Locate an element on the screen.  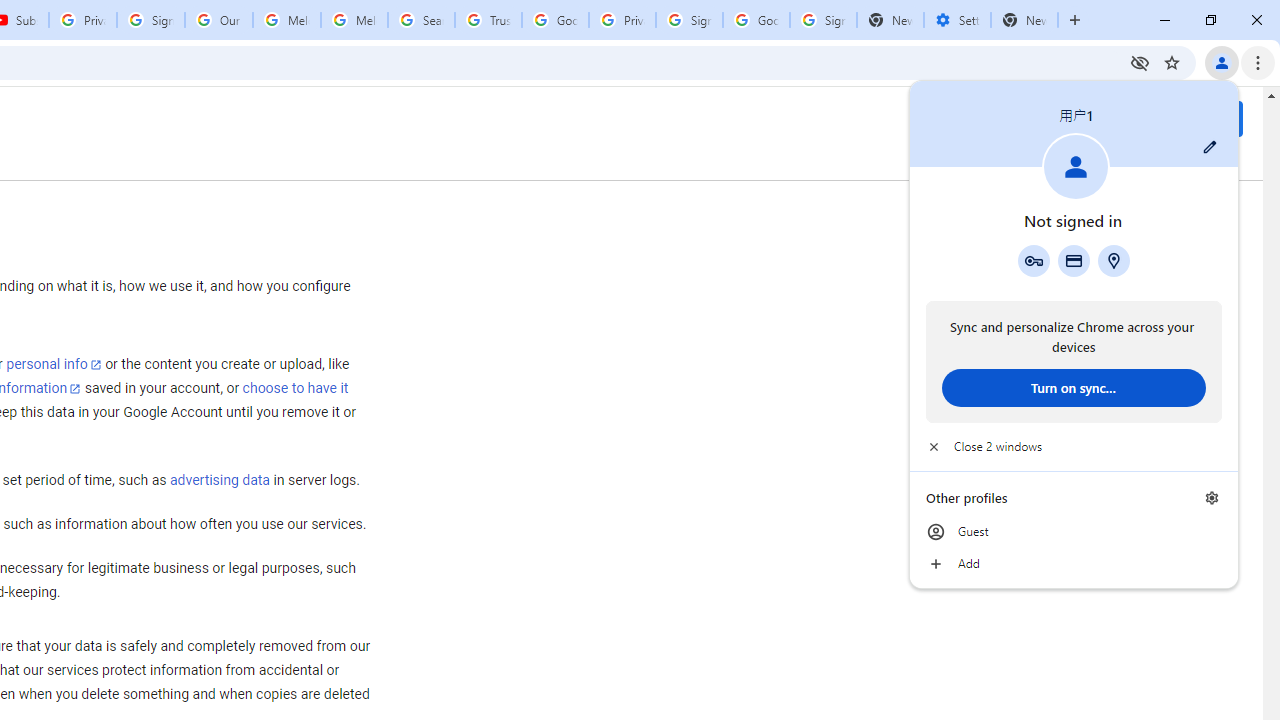
'Sign in - Google Accounts' is located at coordinates (689, 20).